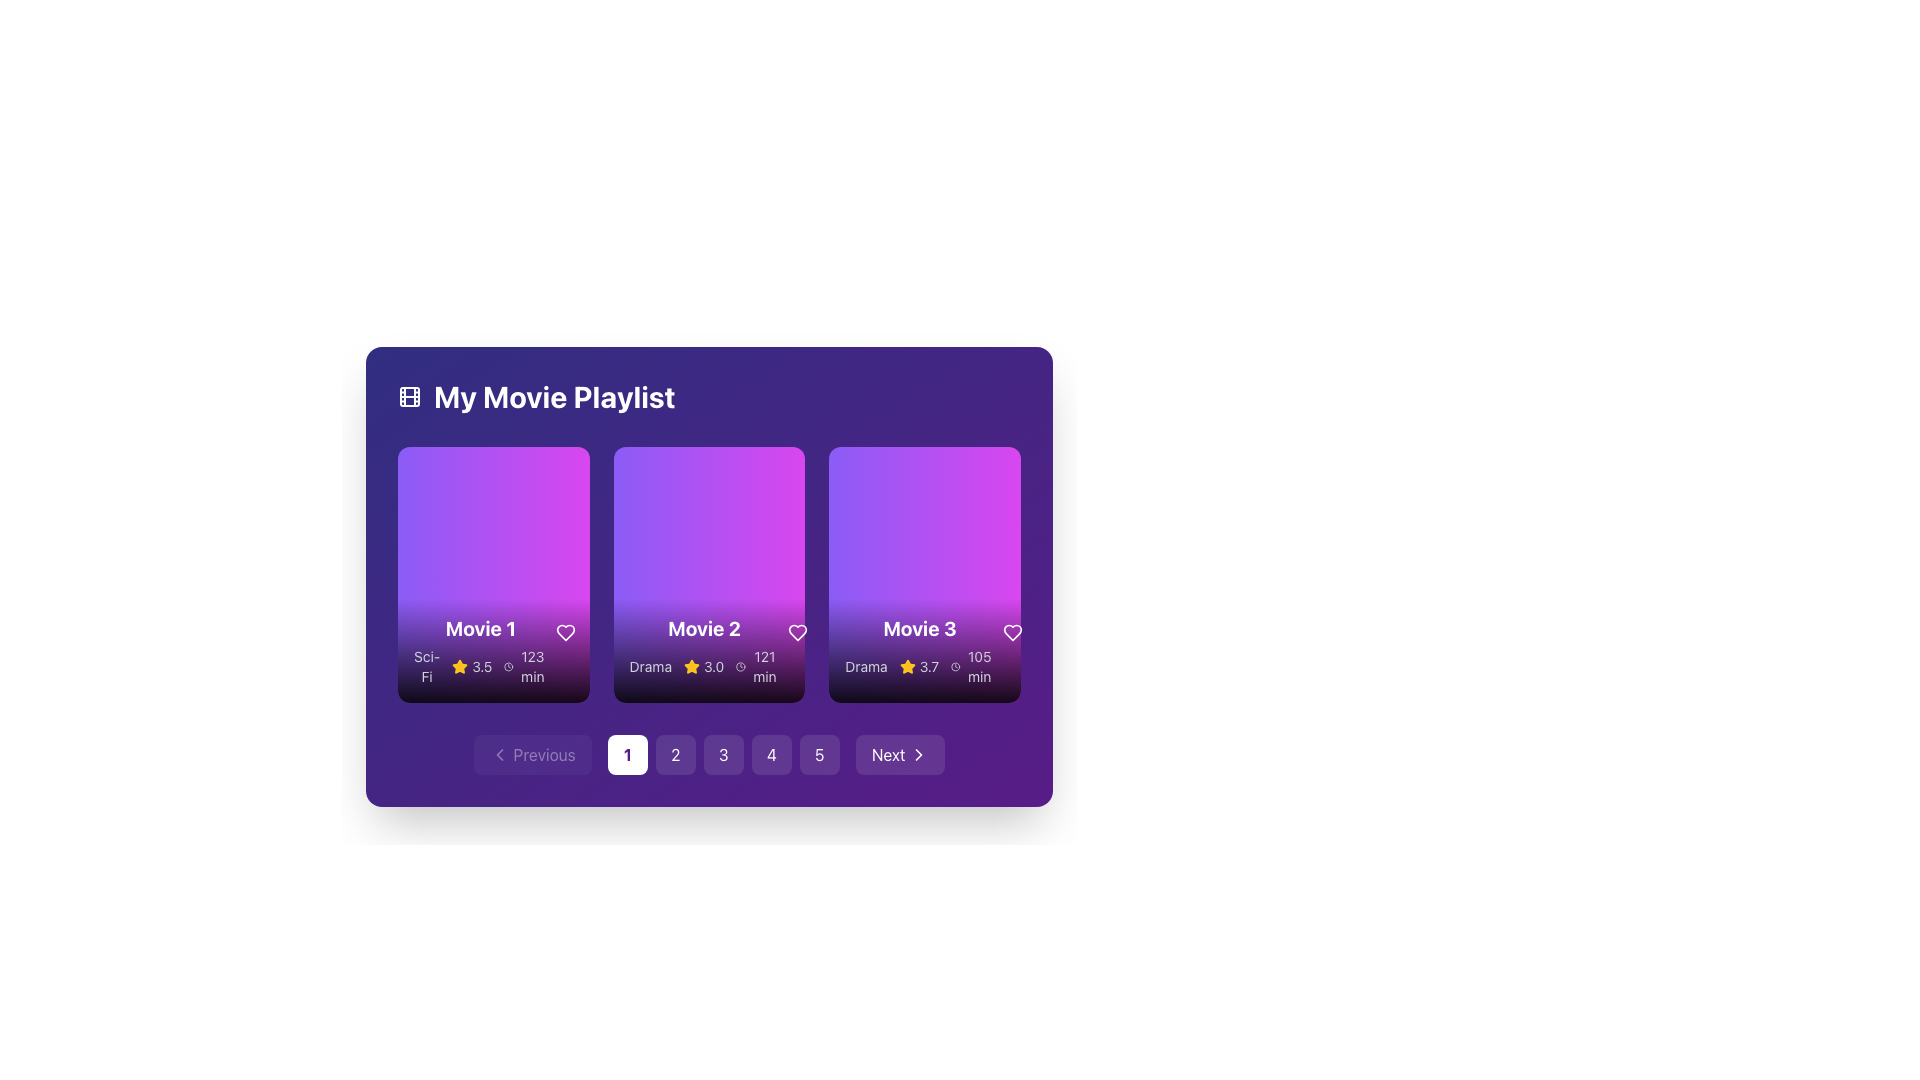 The image size is (1920, 1080). What do you see at coordinates (704, 667) in the screenshot?
I see `the text component displaying the rating value '3.0' next to the star icon in the second card labeled 'Movie 2'` at bounding box center [704, 667].